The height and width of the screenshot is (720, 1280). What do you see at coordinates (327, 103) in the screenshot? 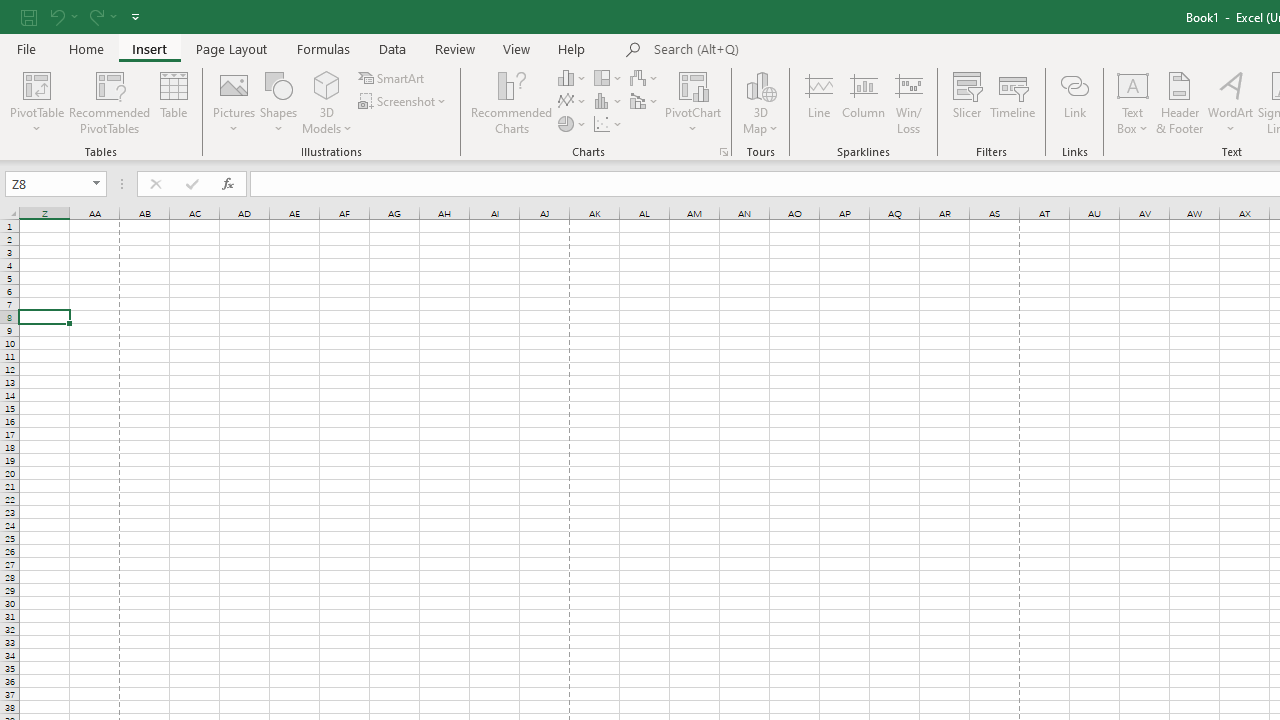
I see `'3D Models'` at bounding box center [327, 103].